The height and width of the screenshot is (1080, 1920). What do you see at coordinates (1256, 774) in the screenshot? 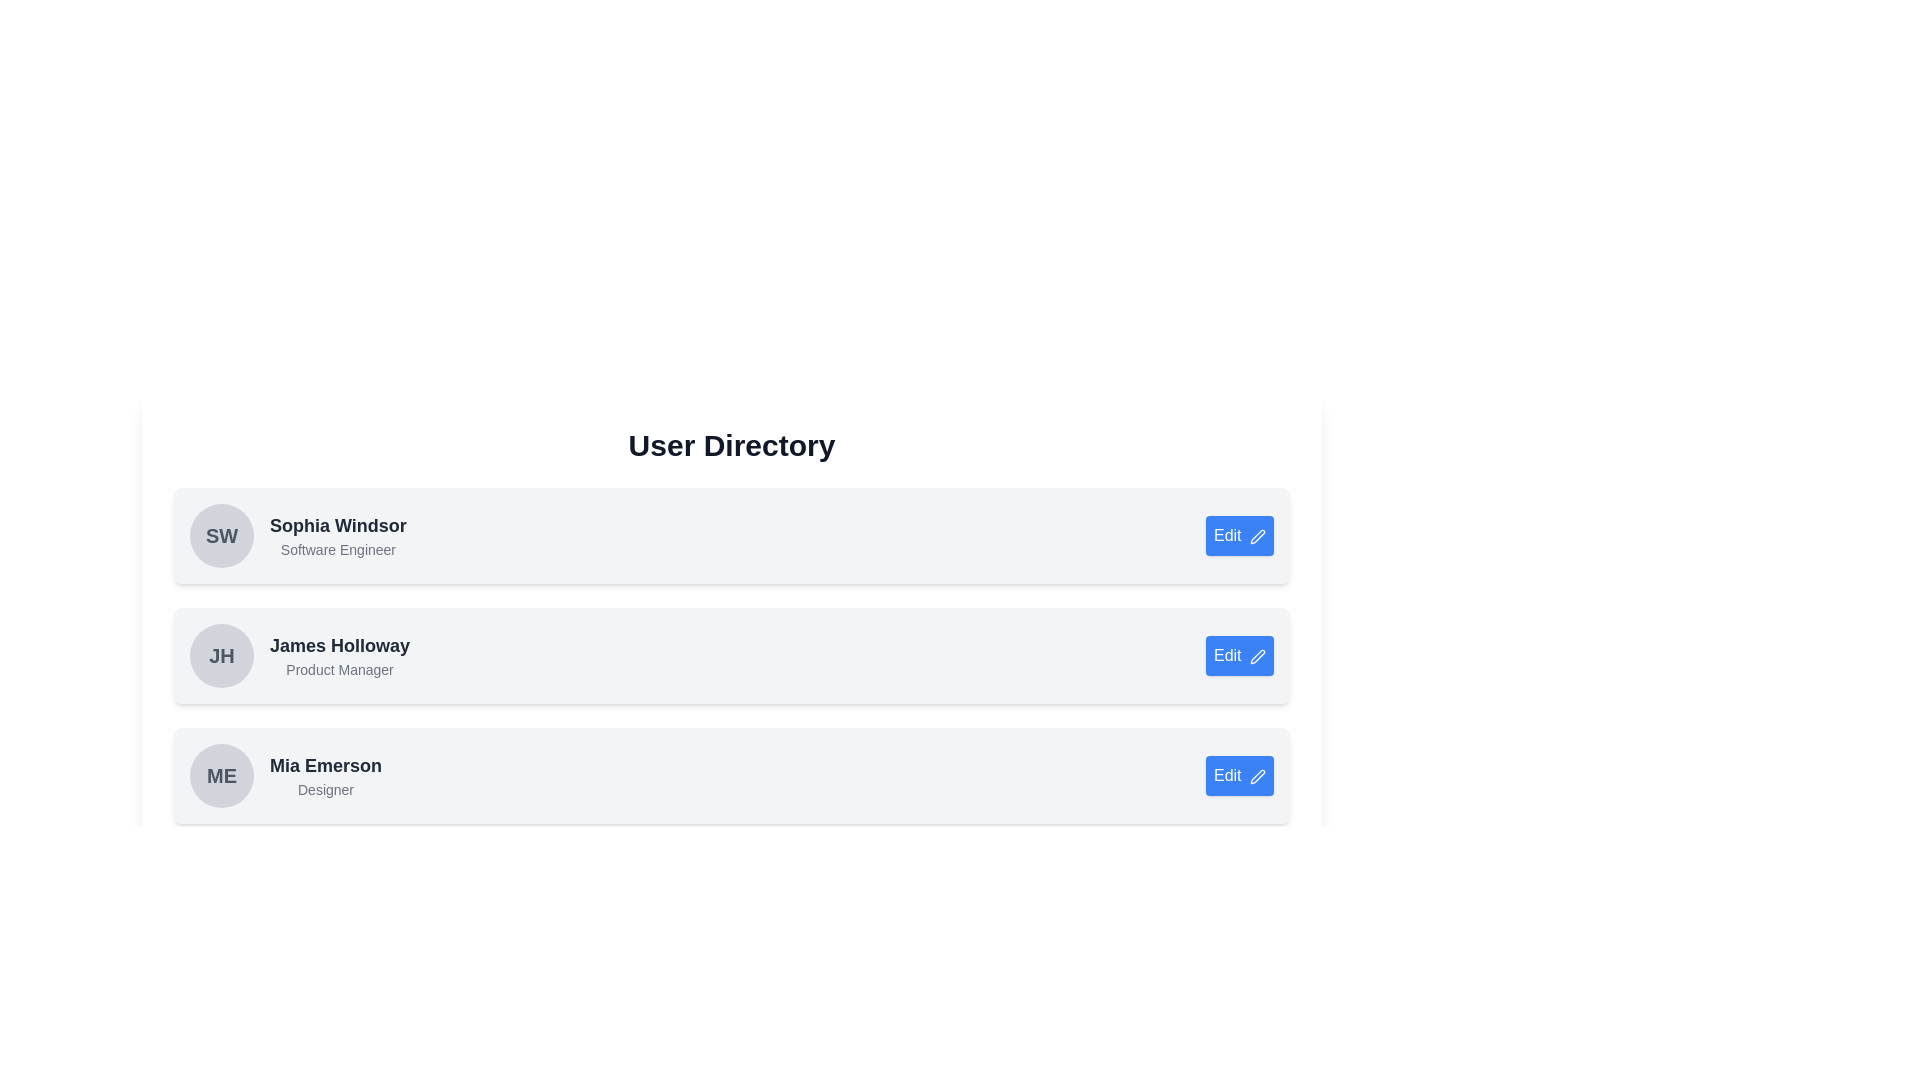
I see `the pen-shaped icon within the 'Edit' button of the third entry in the user directory list` at bounding box center [1256, 774].